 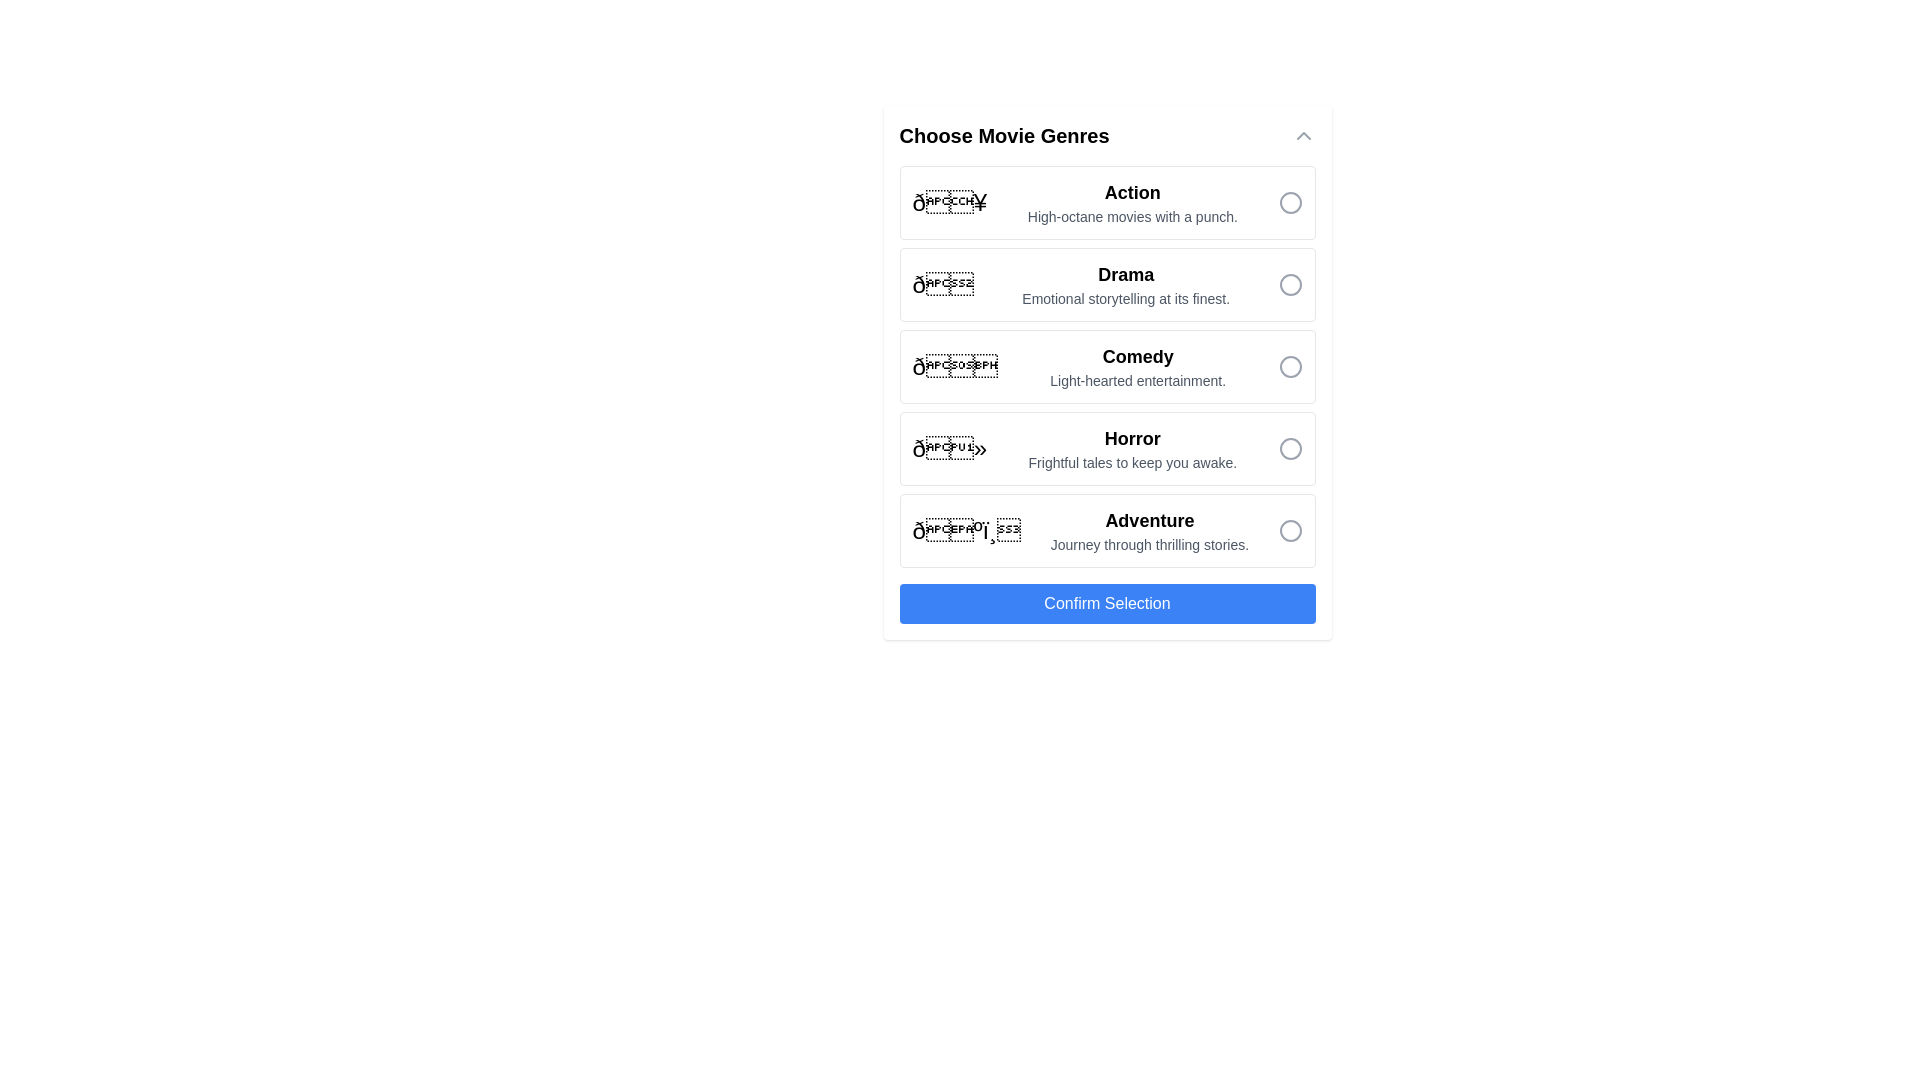 What do you see at coordinates (1290, 366) in the screenshot?
I see `the gray circular radio button on the far-right of the 'Comedy' list item` at bounding box center [1290, 366].